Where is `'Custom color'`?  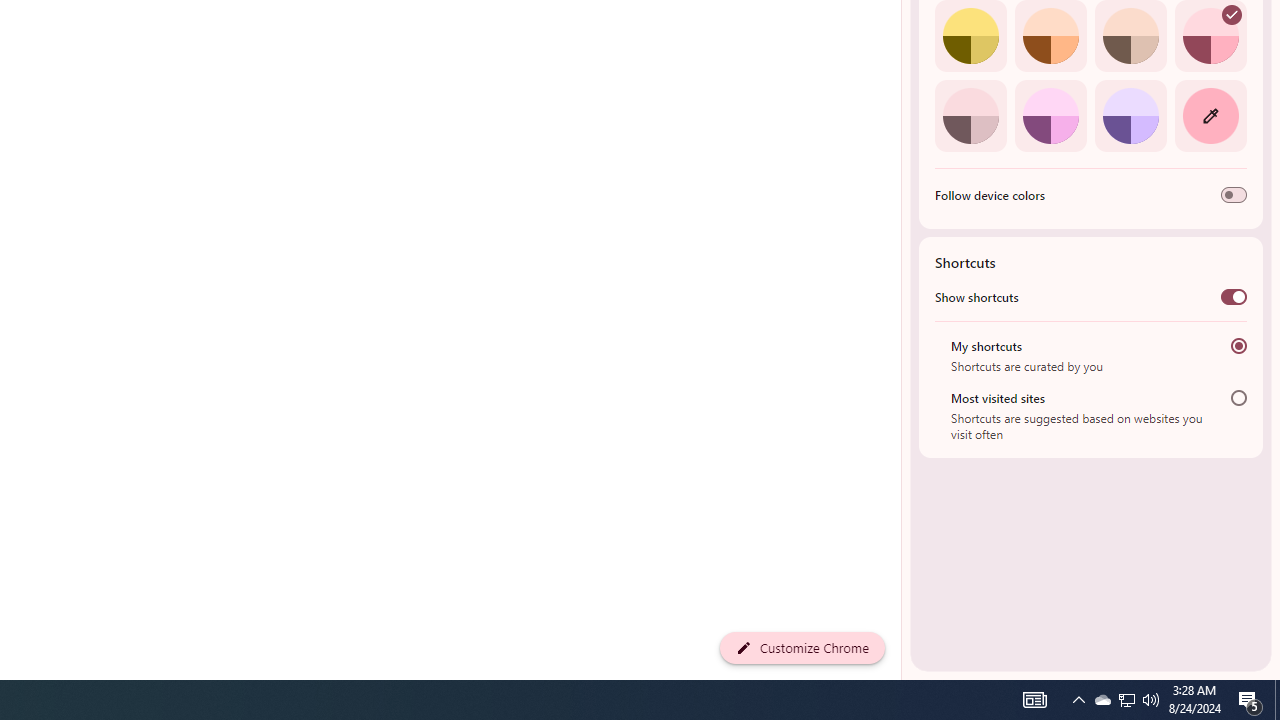
'Custom color' is located at coordinates (1209, 115).